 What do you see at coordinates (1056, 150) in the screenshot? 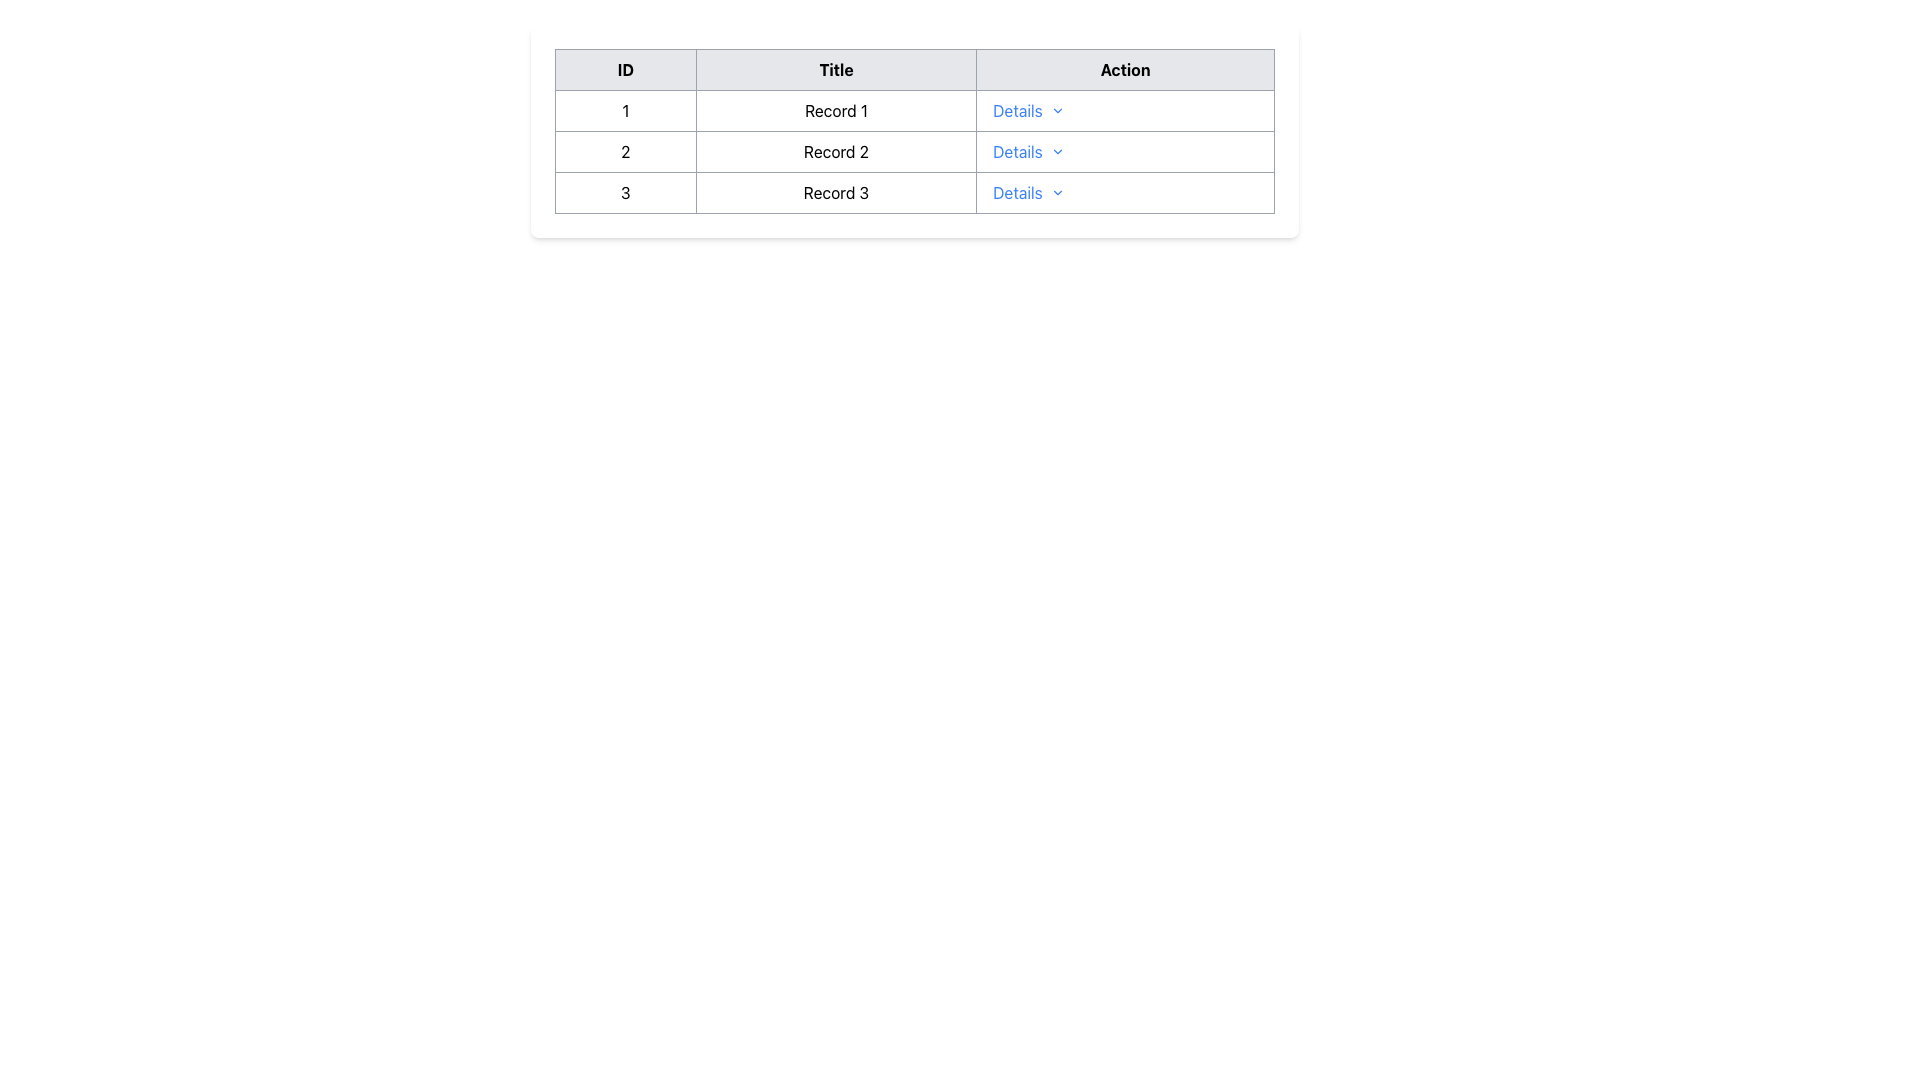
I see `the small chevron-down icon located immediately to the right of the text 'Details' in the 'Action' column of the second row` at bounding box center [1056, 150].